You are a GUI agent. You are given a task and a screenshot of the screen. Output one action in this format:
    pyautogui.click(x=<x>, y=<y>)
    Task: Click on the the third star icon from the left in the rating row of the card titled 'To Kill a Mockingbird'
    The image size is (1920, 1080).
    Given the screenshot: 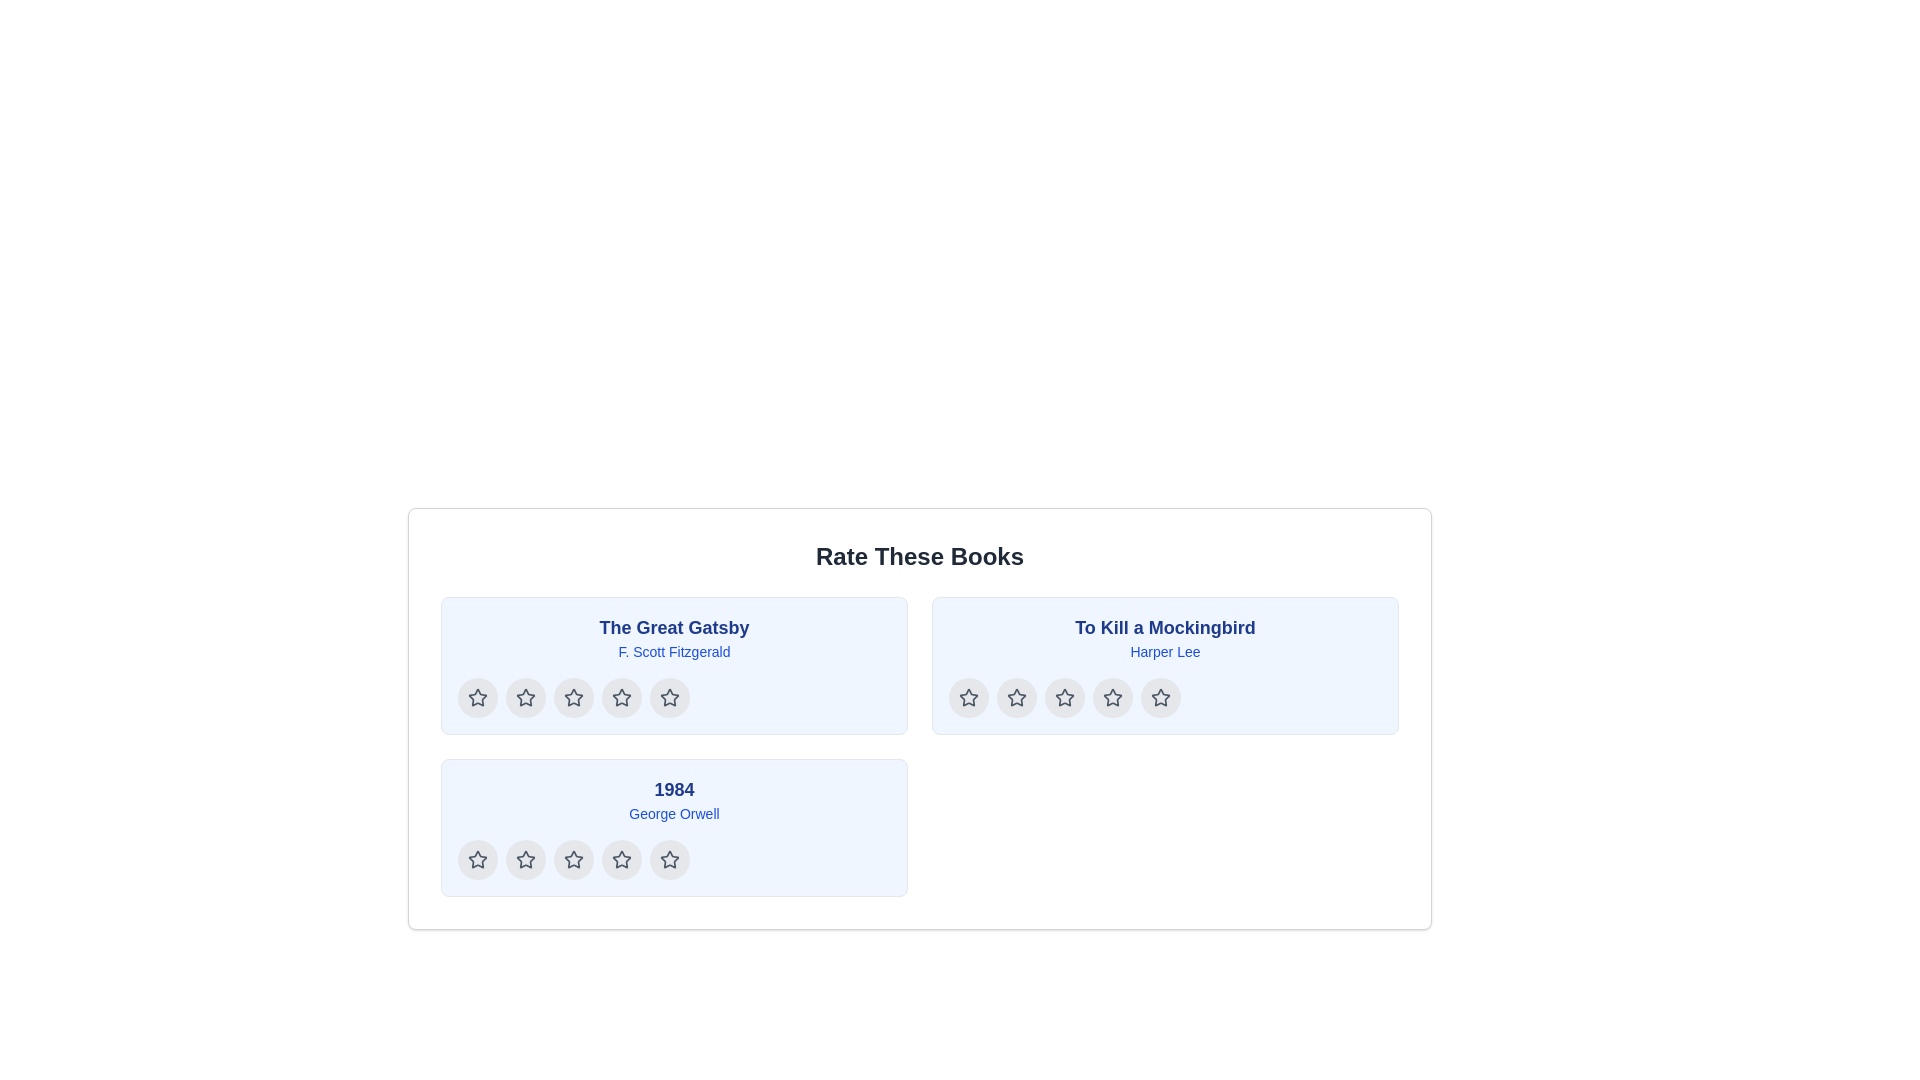 What is the action you would take?
    pyautogui.click(x=1064, y=697)
    